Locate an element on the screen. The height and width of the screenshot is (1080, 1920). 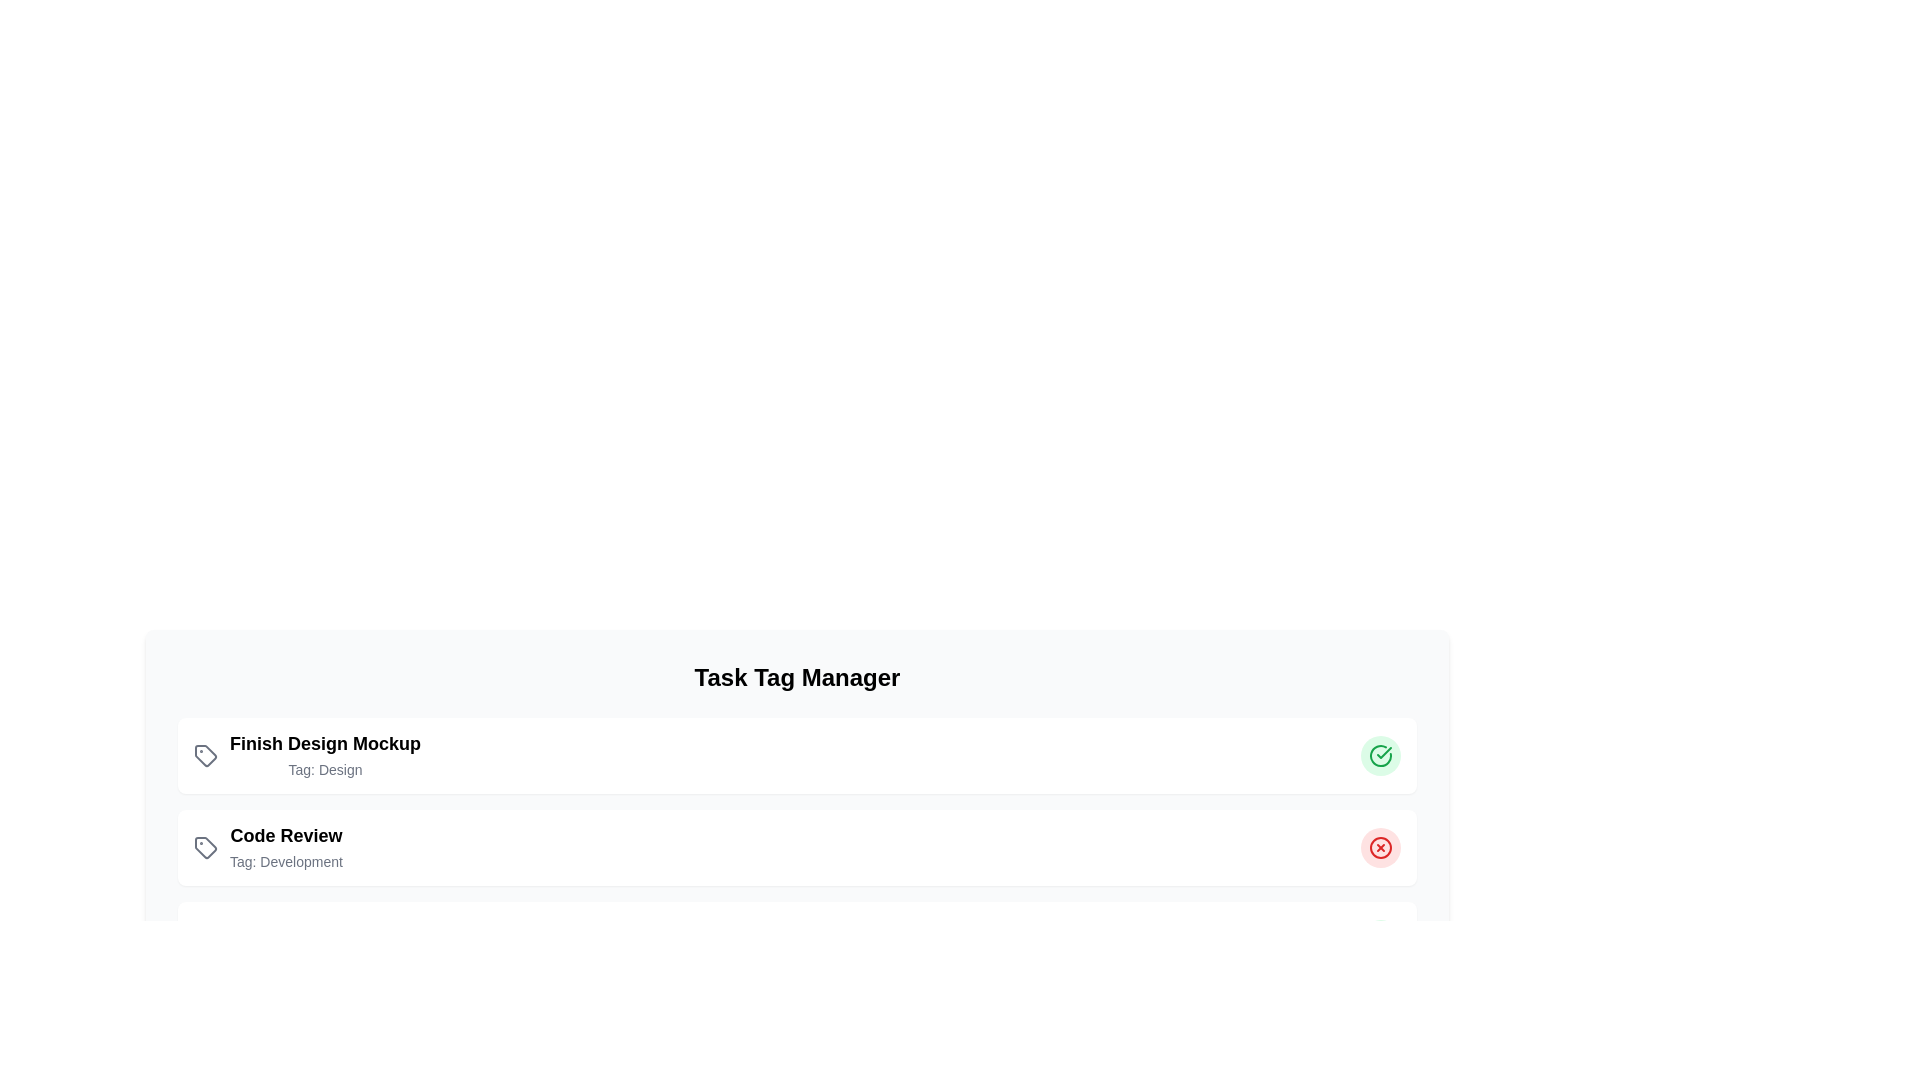
the tag icon located to the left of the 'Finish Design Mockup' text in the 'Task Tag Manager' section, which is represented by a gray label-like shape with a circular hole is located at coordinates (206, 756).